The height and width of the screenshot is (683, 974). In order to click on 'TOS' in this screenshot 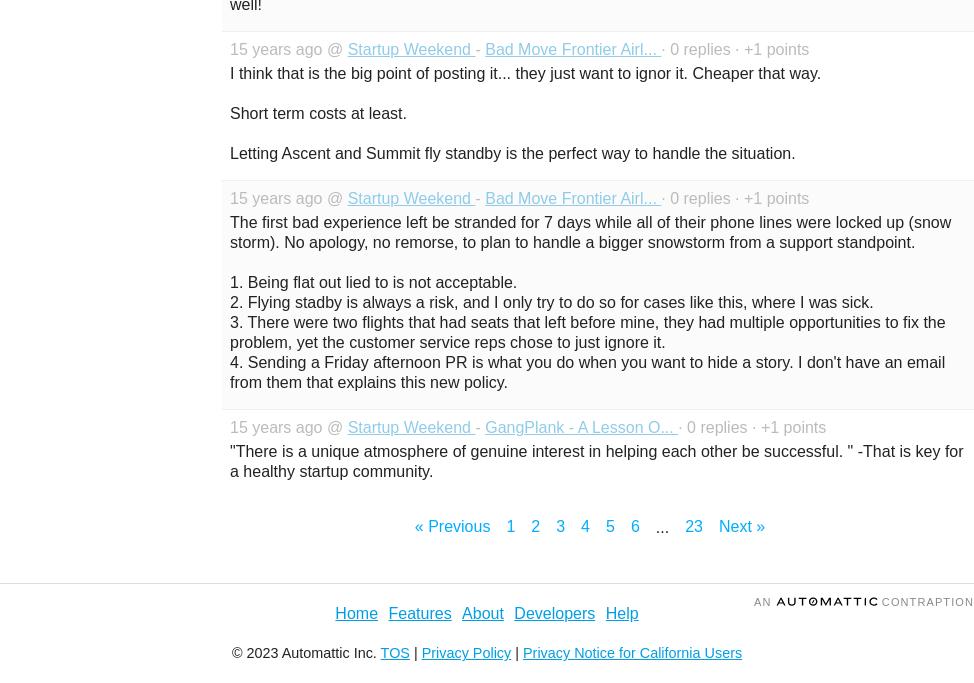, I will do `click(394, 653)`.